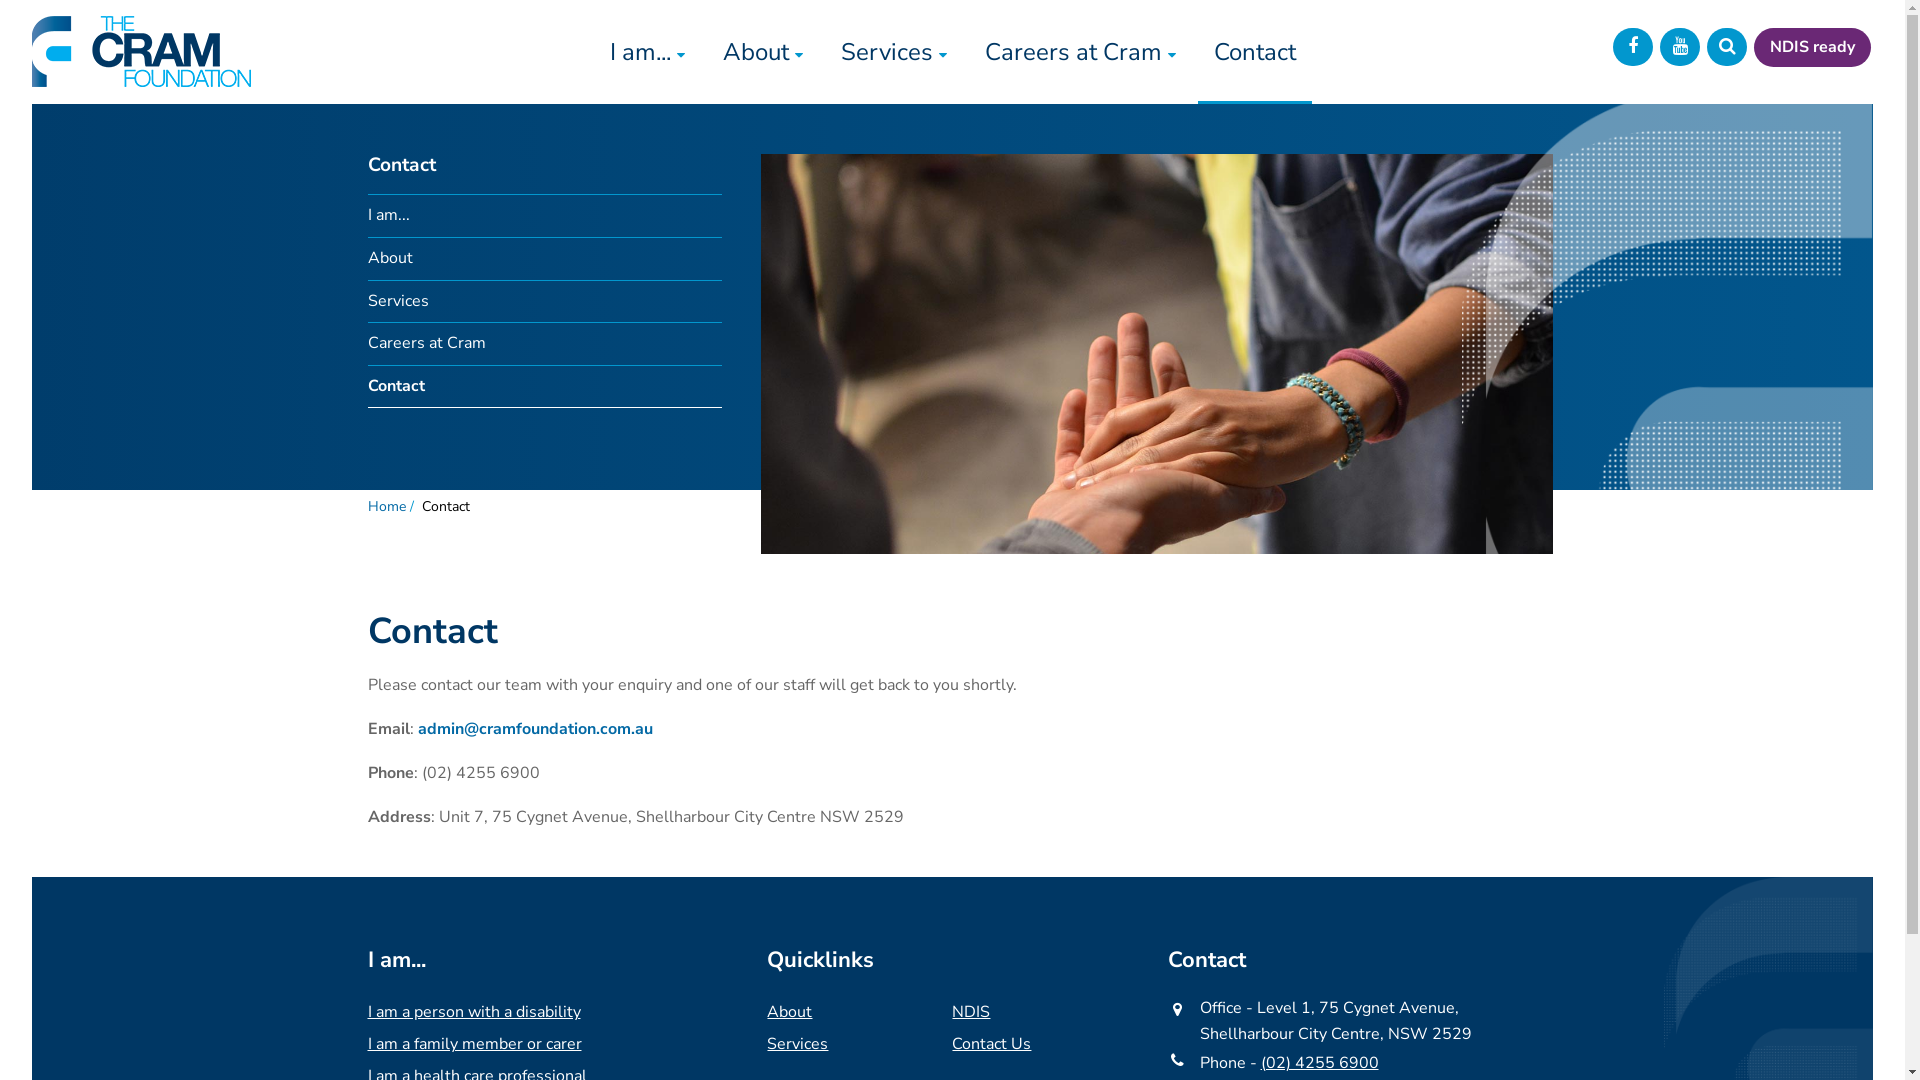 This screenshot has width=1920, height=1080. What do you see at coordinates (1320, 1062) in the screenshot?
I see `'(02) 4255 6900'` at bounding box center [1320, 1062].